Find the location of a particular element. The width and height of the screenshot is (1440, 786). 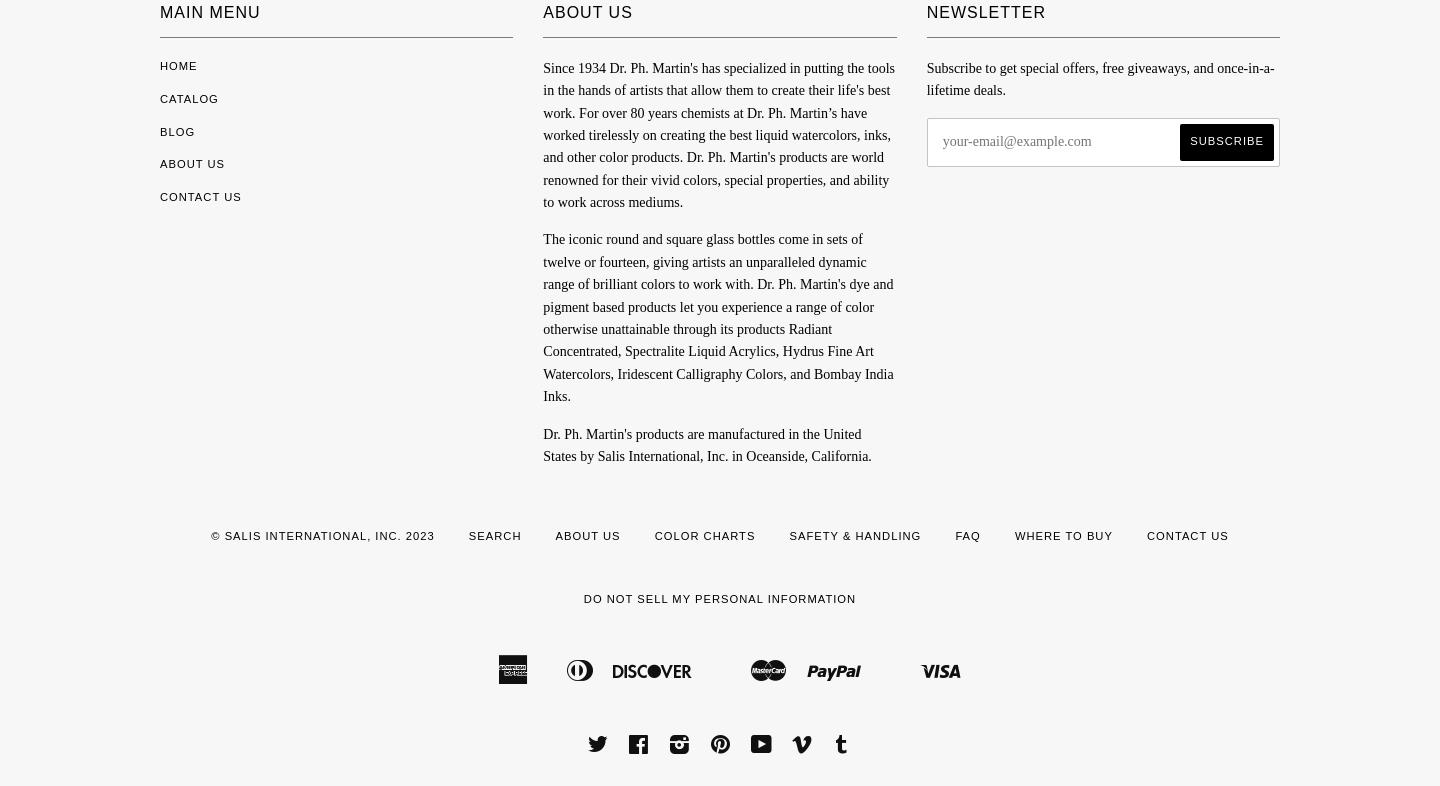

'Safety & Handling' is located at coordinates (854, 534).